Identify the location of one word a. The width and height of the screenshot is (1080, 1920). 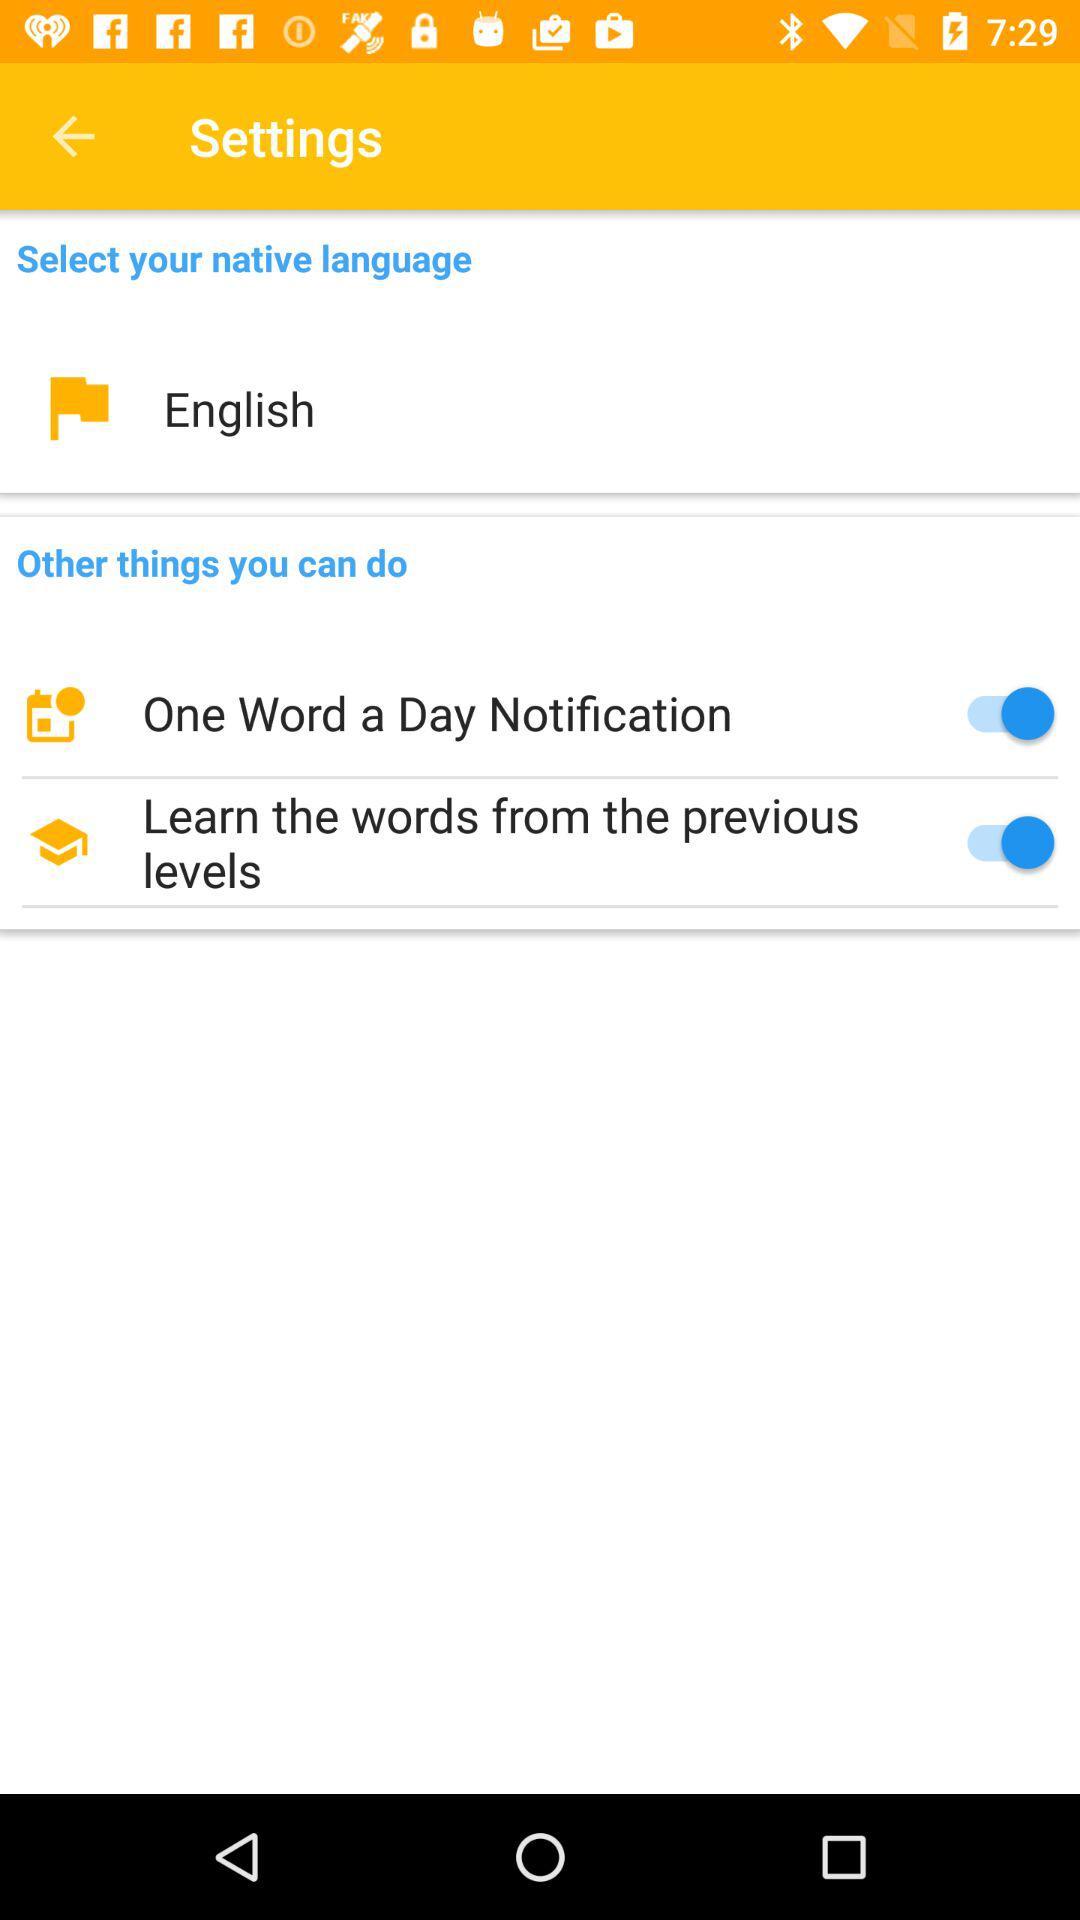
(540, 713).